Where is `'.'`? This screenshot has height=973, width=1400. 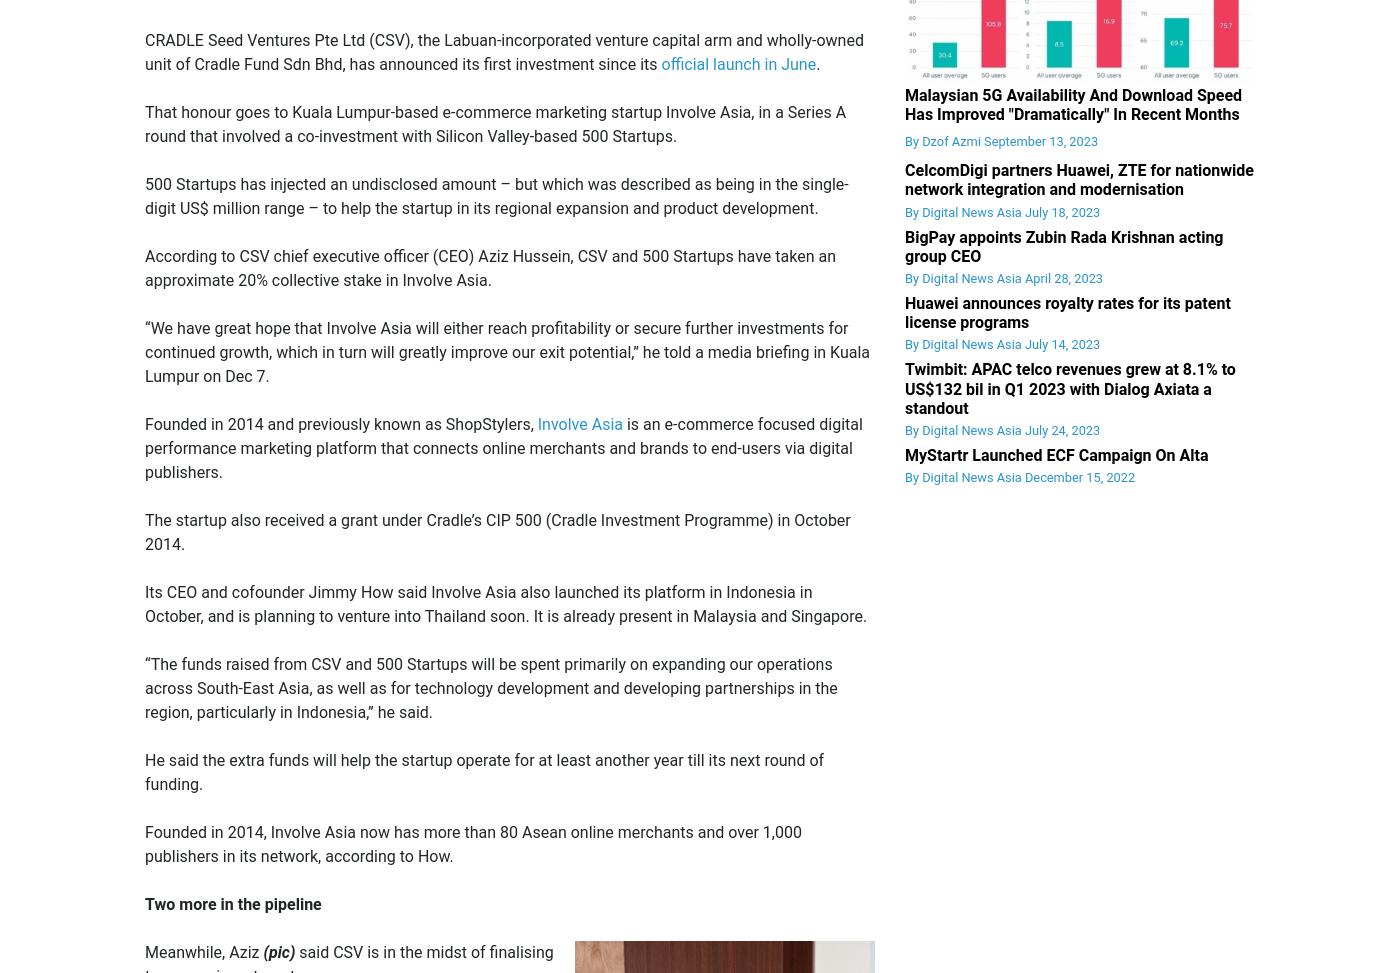
'.' is located at coordinates (818, 63).